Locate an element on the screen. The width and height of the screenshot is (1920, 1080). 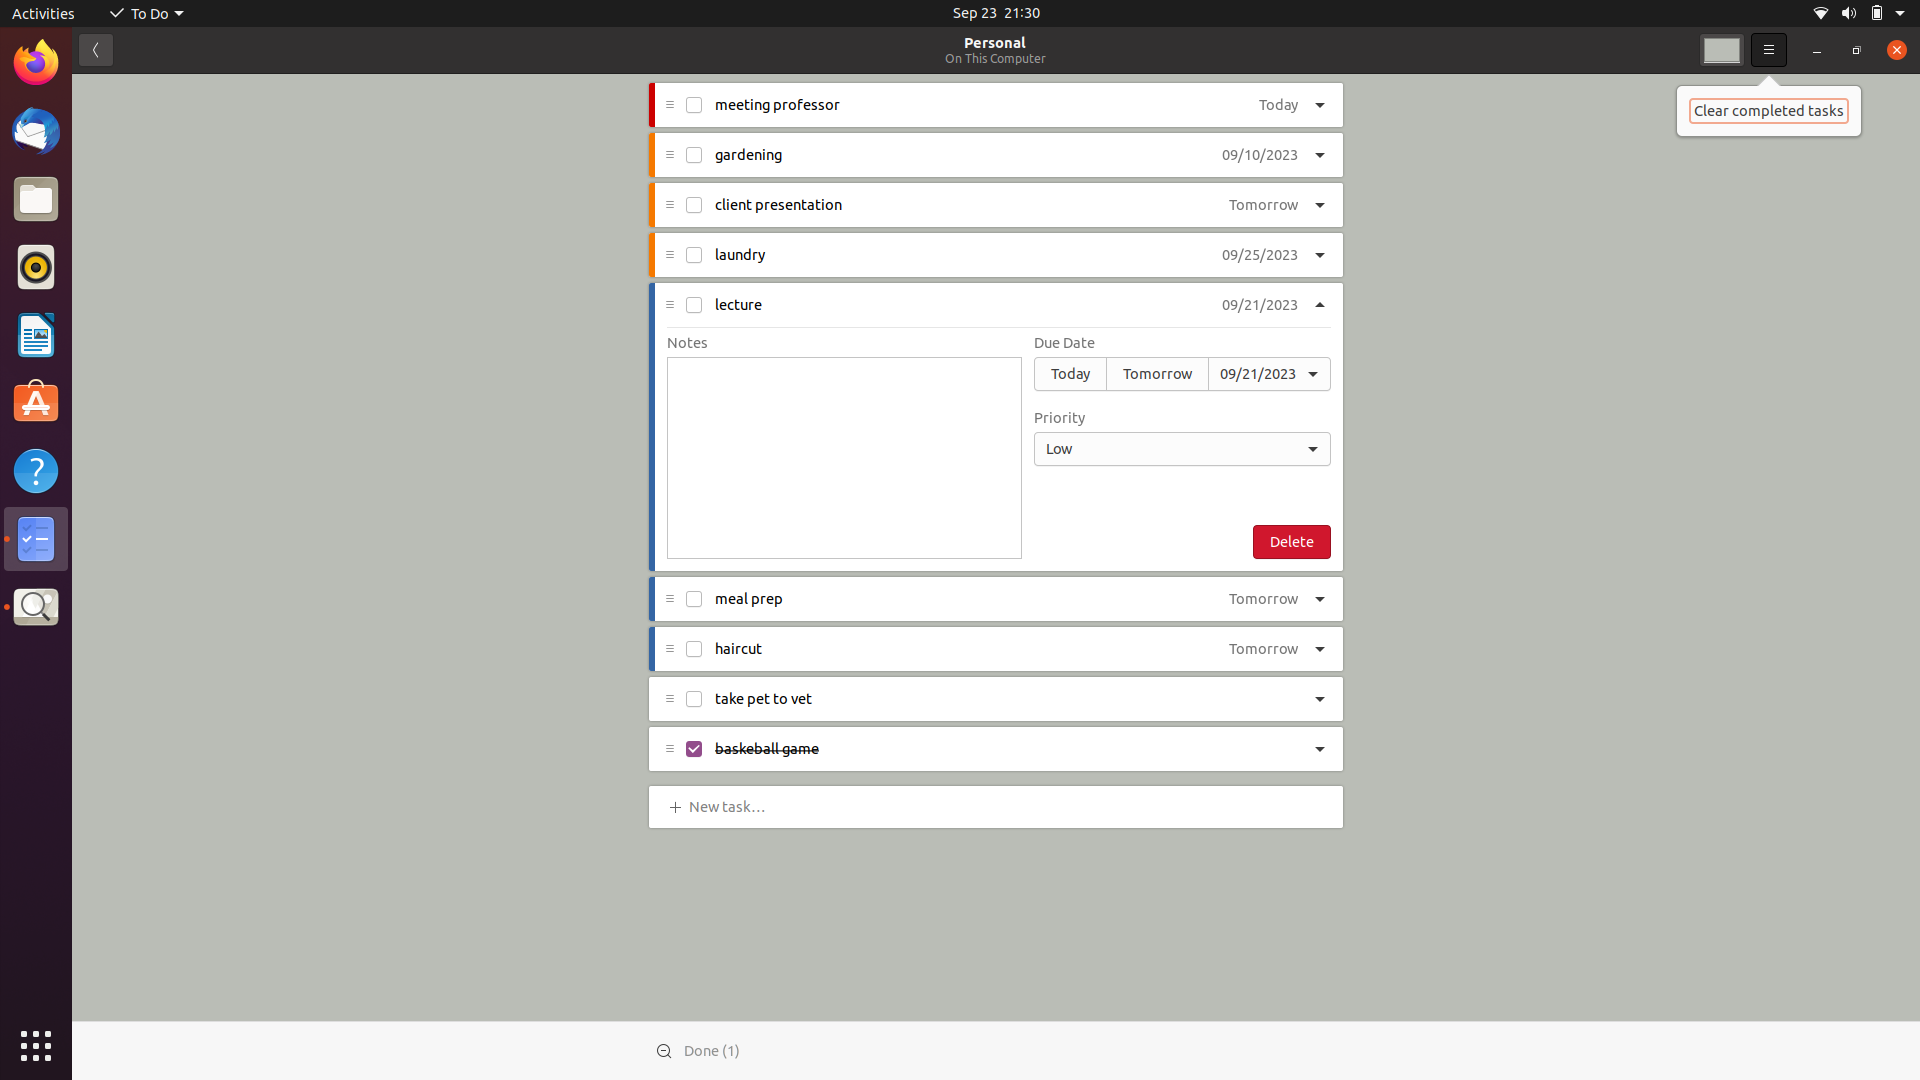
Finalise the "checkbox baseball game" task by marking it as done is located at coordinates (694, 750).